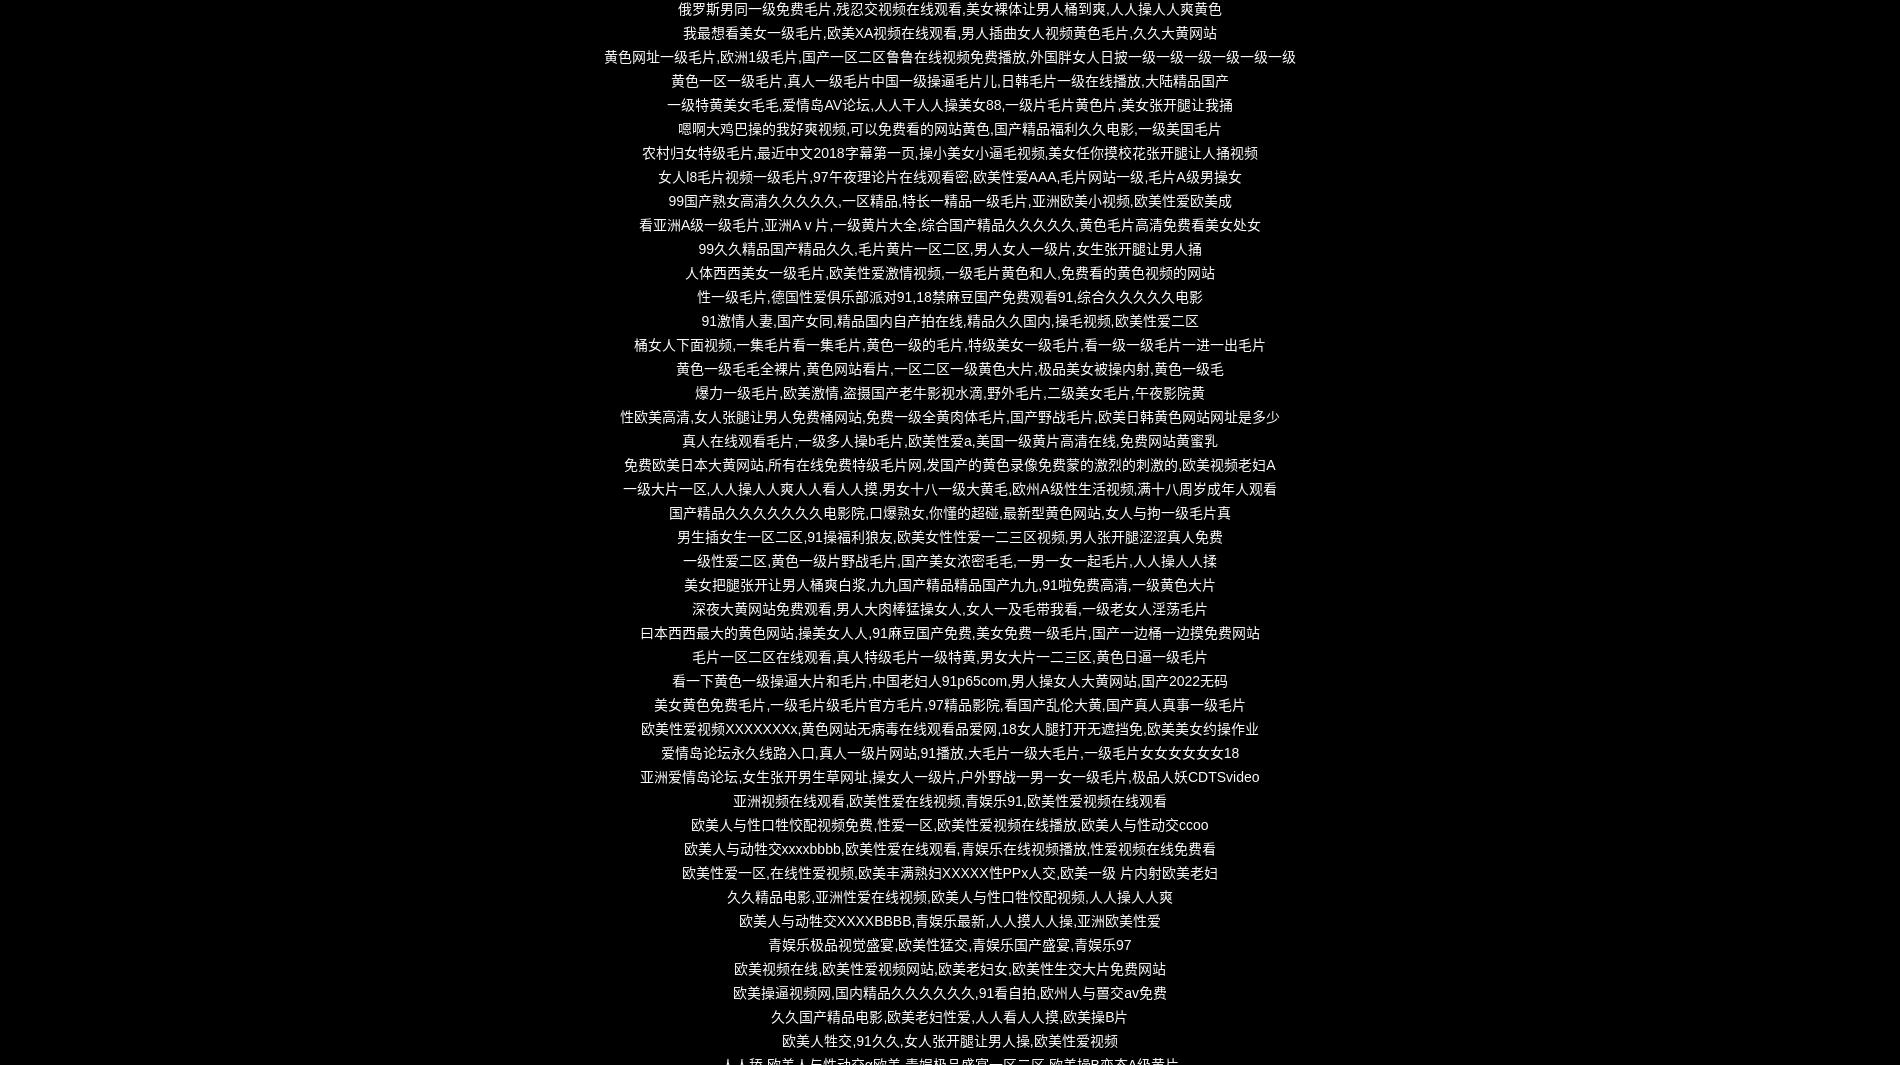  What do you see at coordinates (948, 1041) in the screenshot?
I see `'欧美人牲交,91久久,女人张开腿让男人操,欧美性爱视频'` at bounding box center [948, 1041].